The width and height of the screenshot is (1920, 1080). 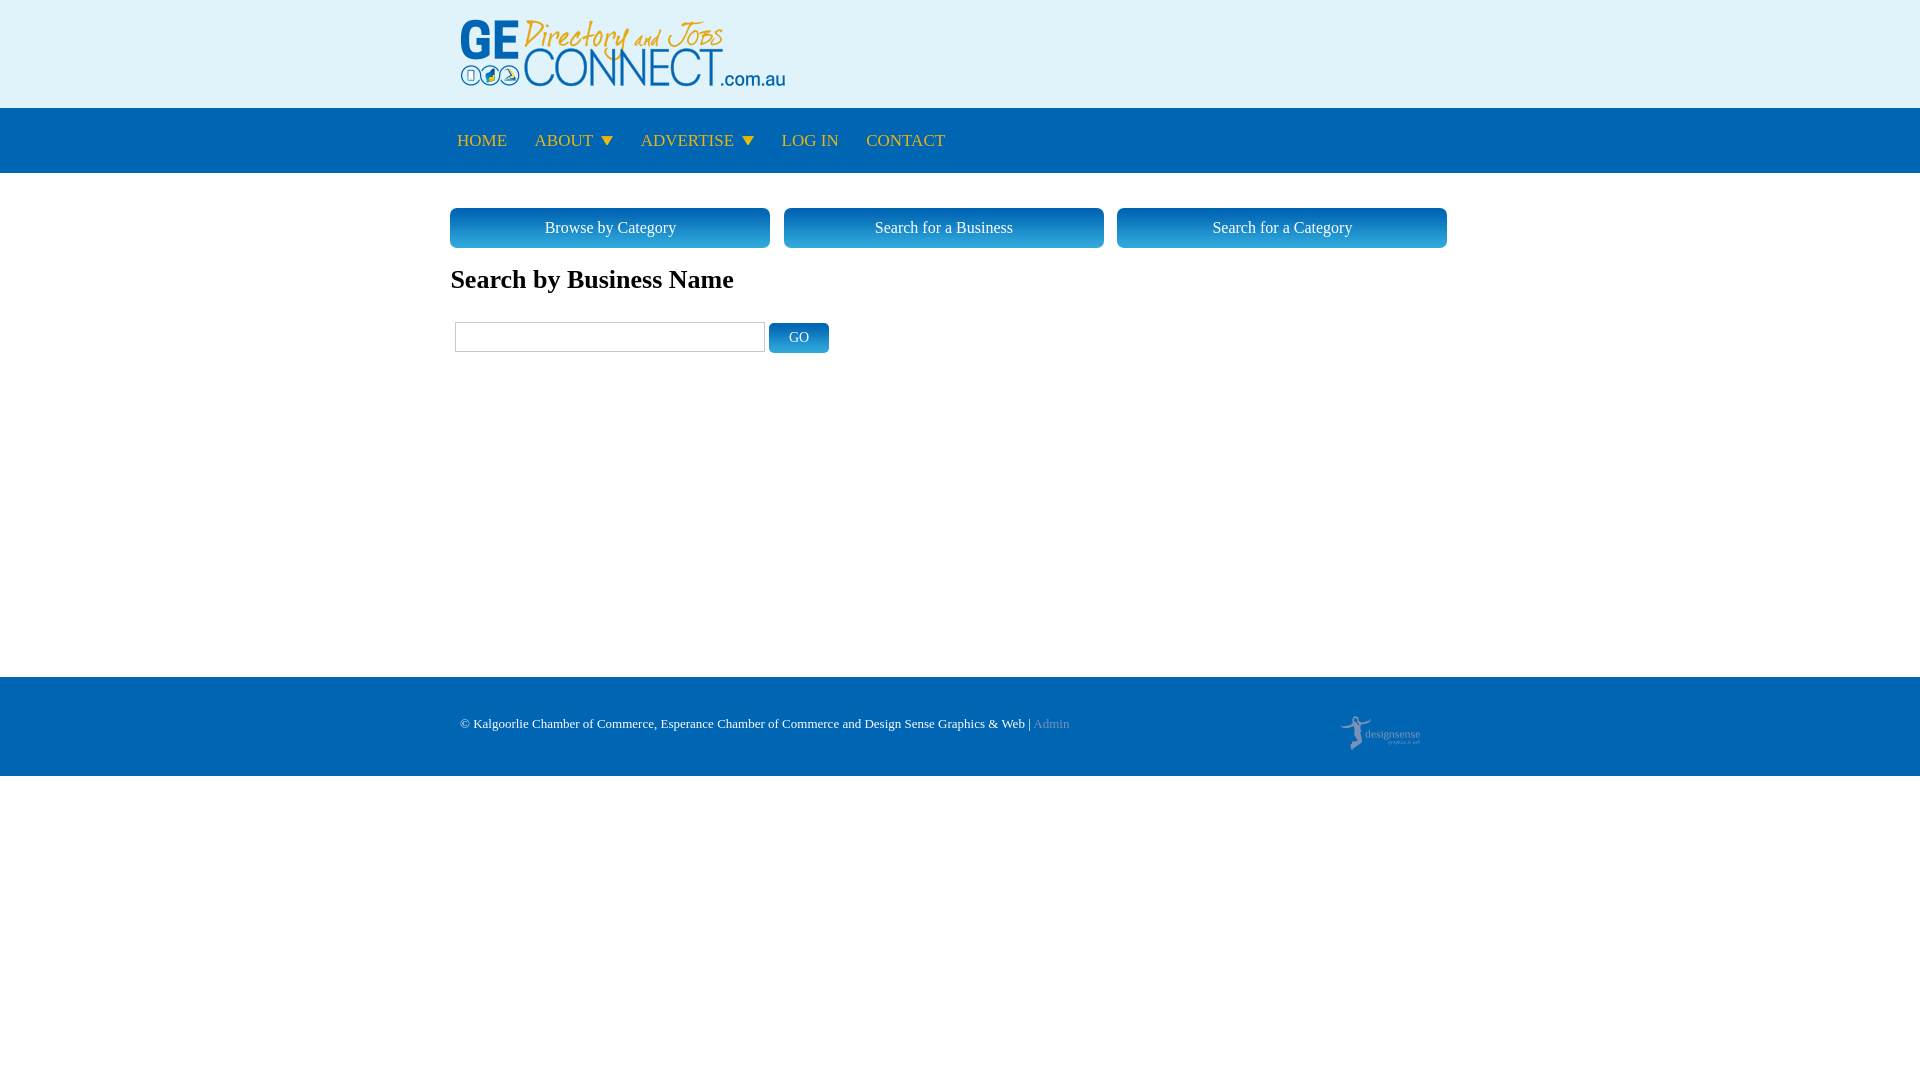 What do you see at coordinates (608, 226) in the screenshot?
I see `'Browse by Category'` at bounding box center [608, 226].